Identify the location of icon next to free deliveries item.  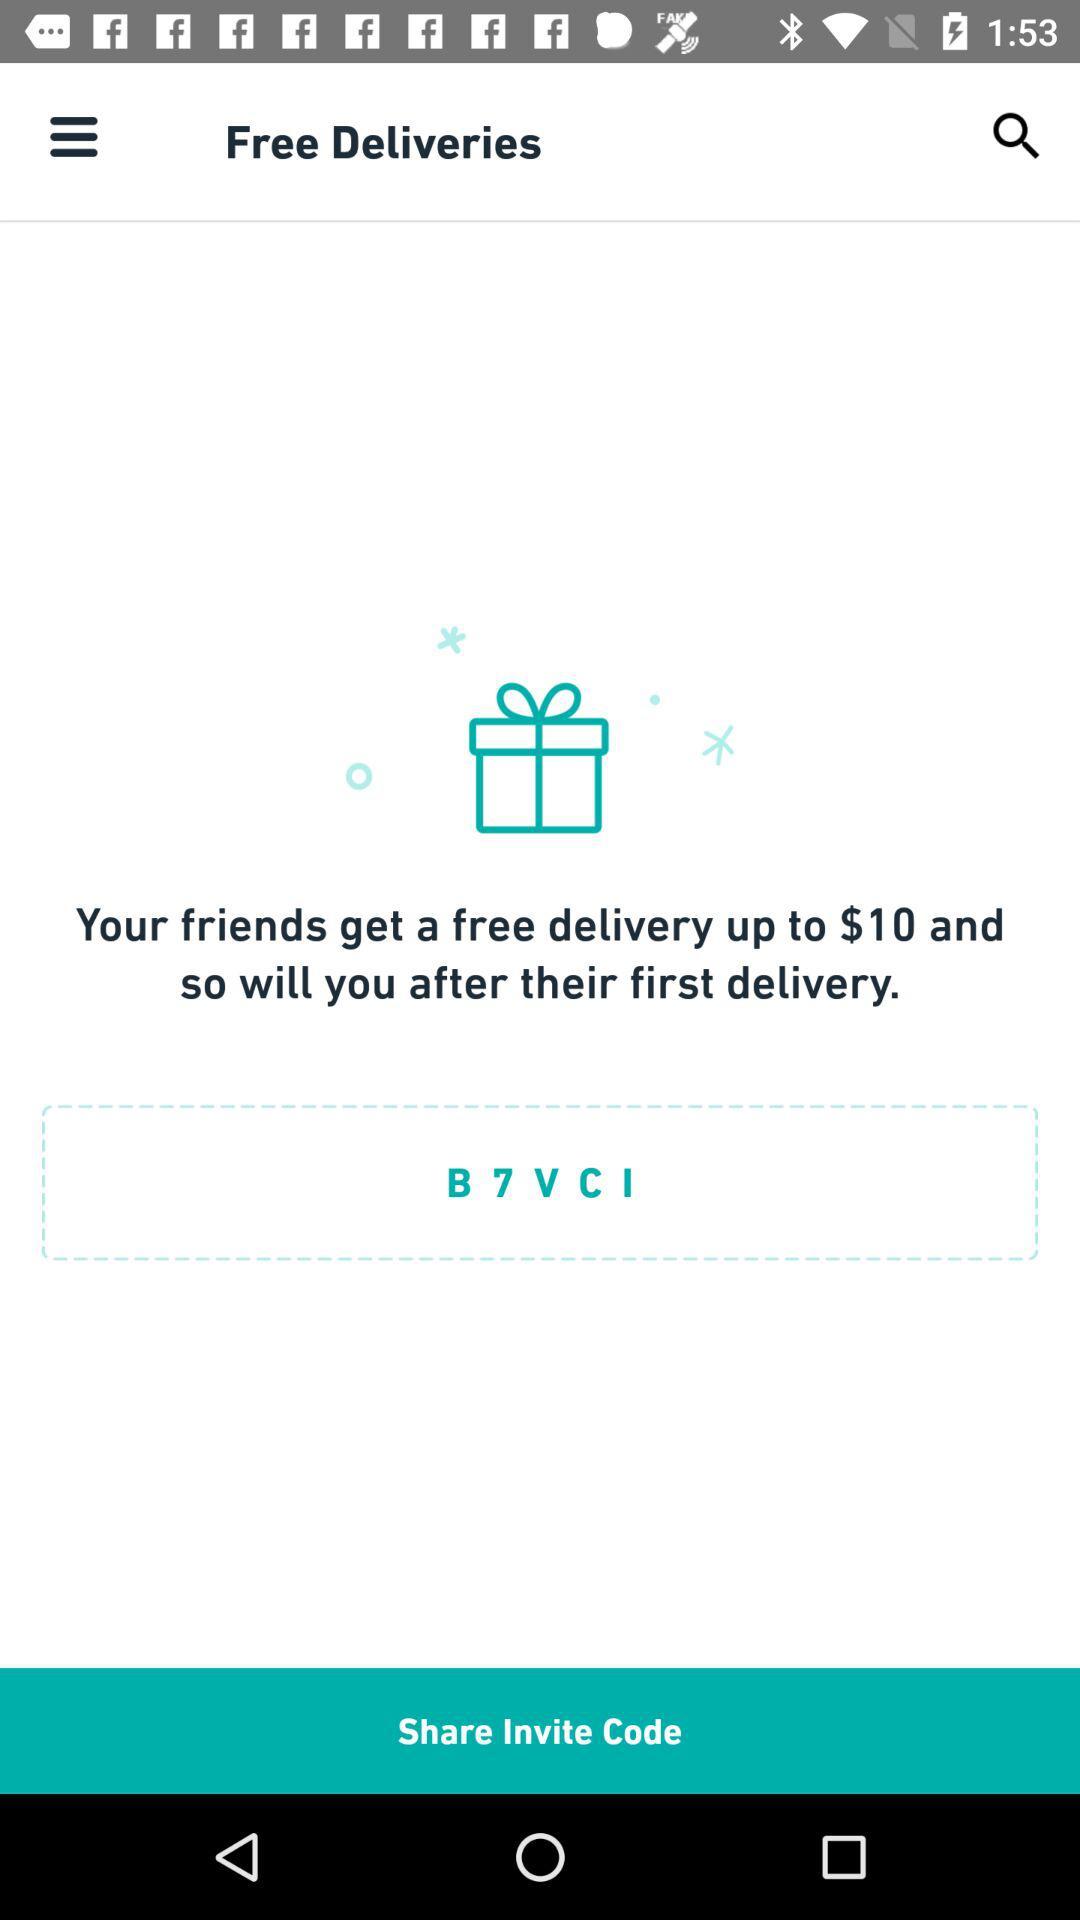
(1017, 135).